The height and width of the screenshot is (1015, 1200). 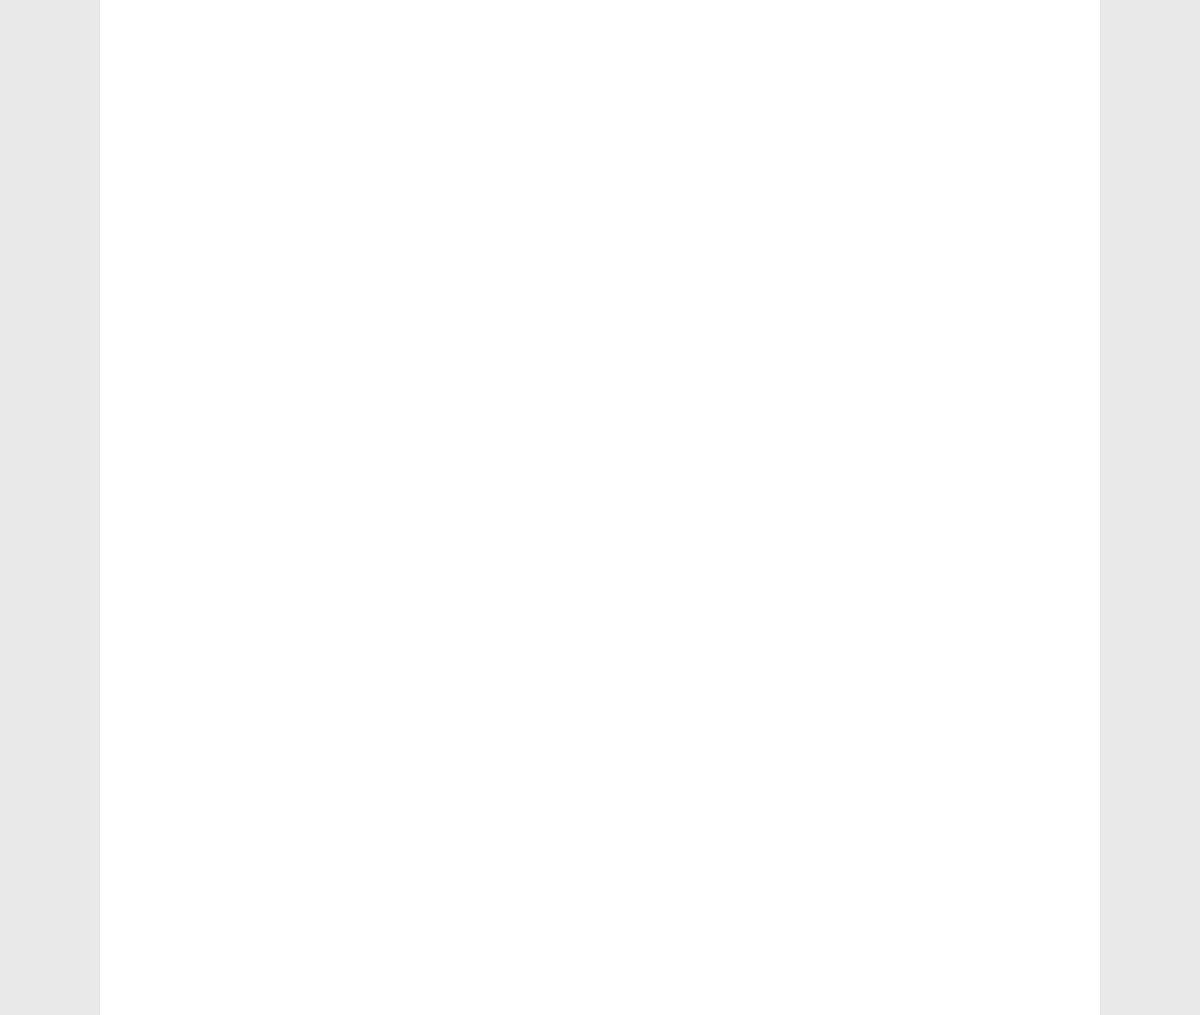 I want to click on 'Legal Document', so click(x=158, y=542).